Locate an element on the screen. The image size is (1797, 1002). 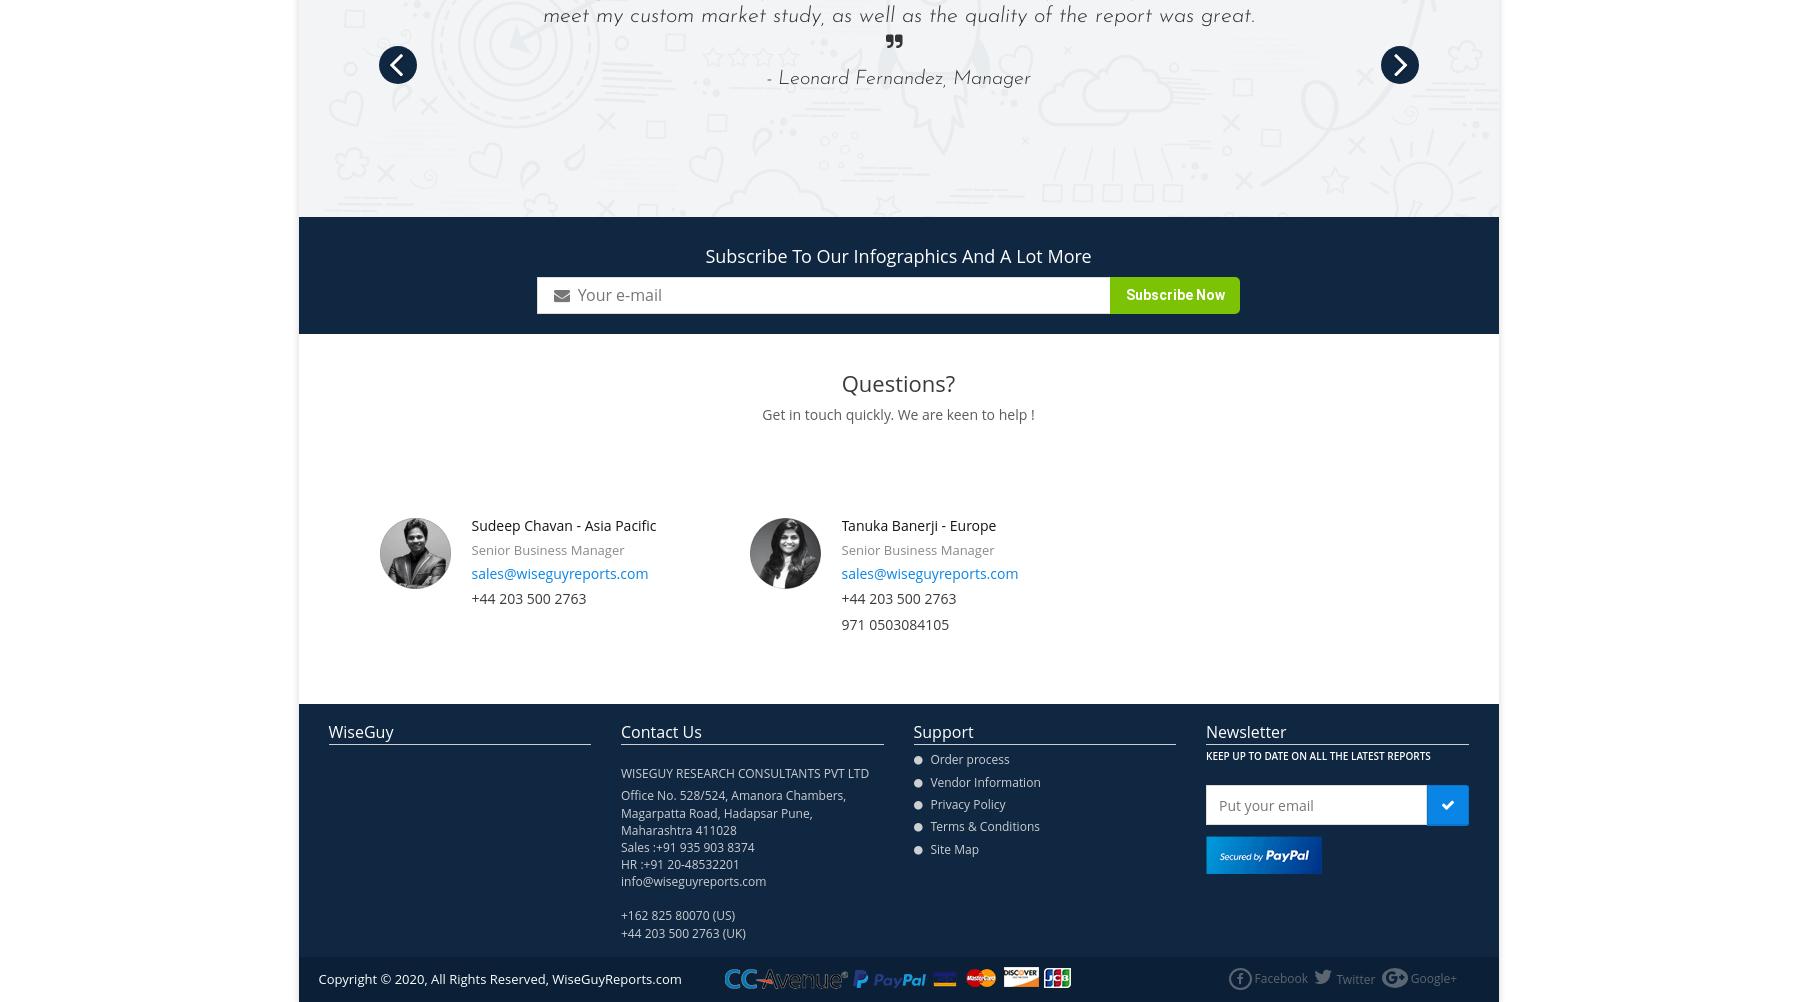
'+44 203 500 2763 (UK)' is located at coordinates (683, 931).